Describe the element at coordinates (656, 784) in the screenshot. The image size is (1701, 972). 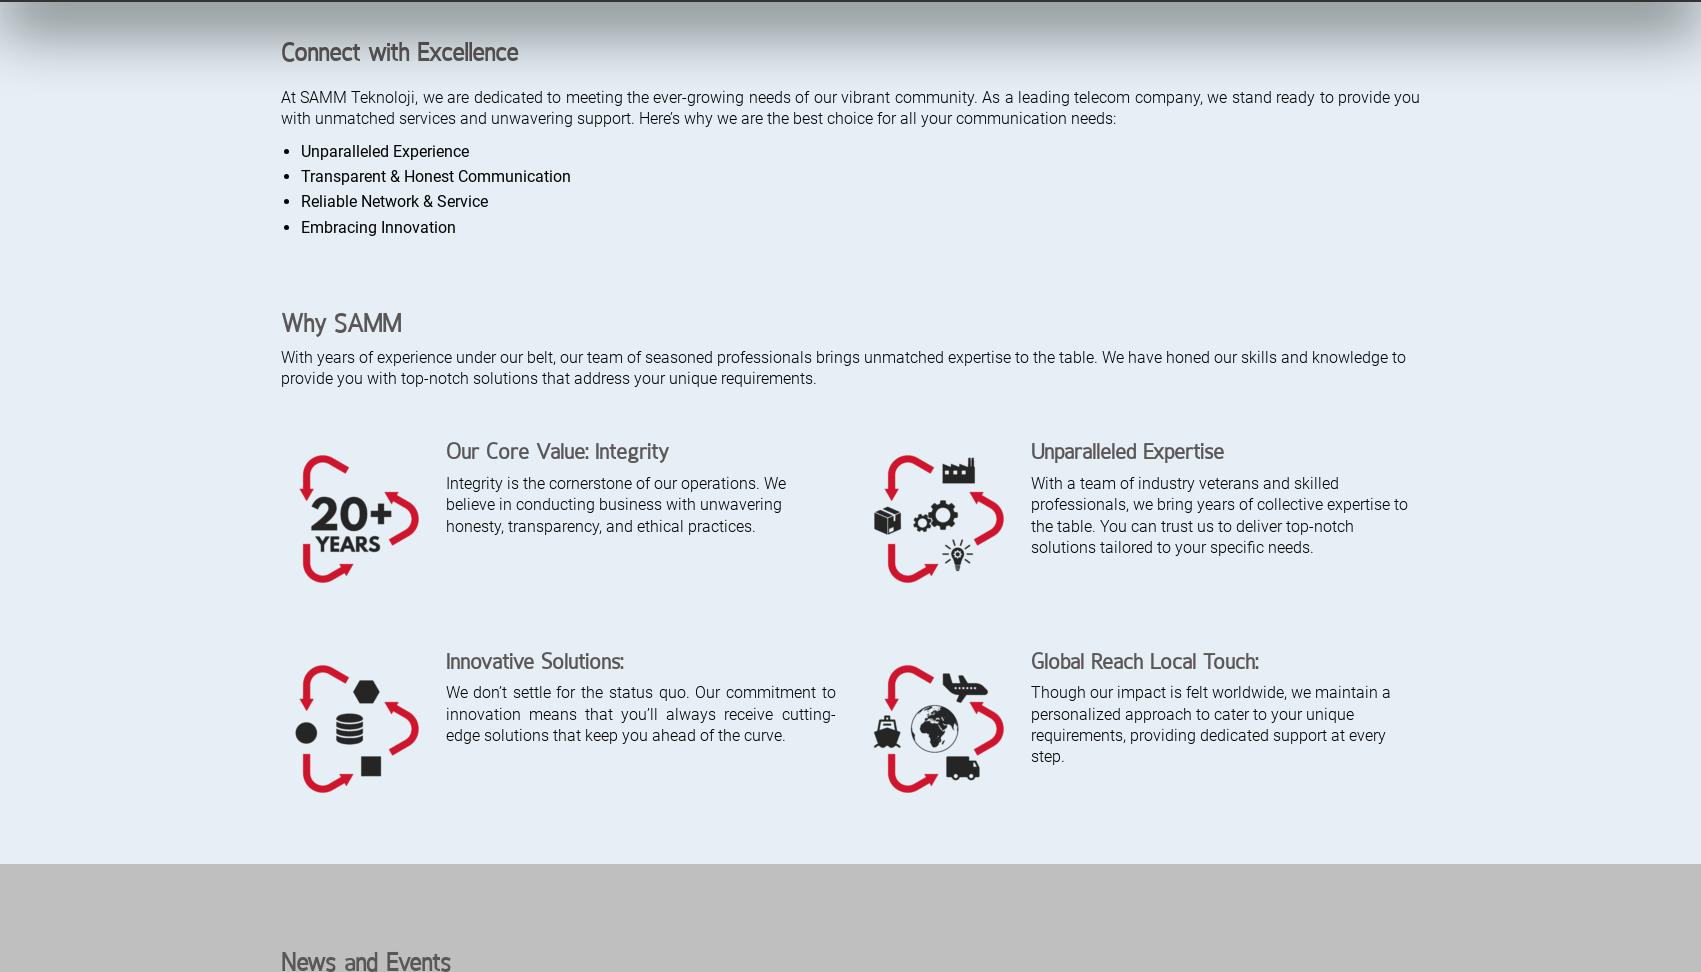
I see `'Heating'` at that location.